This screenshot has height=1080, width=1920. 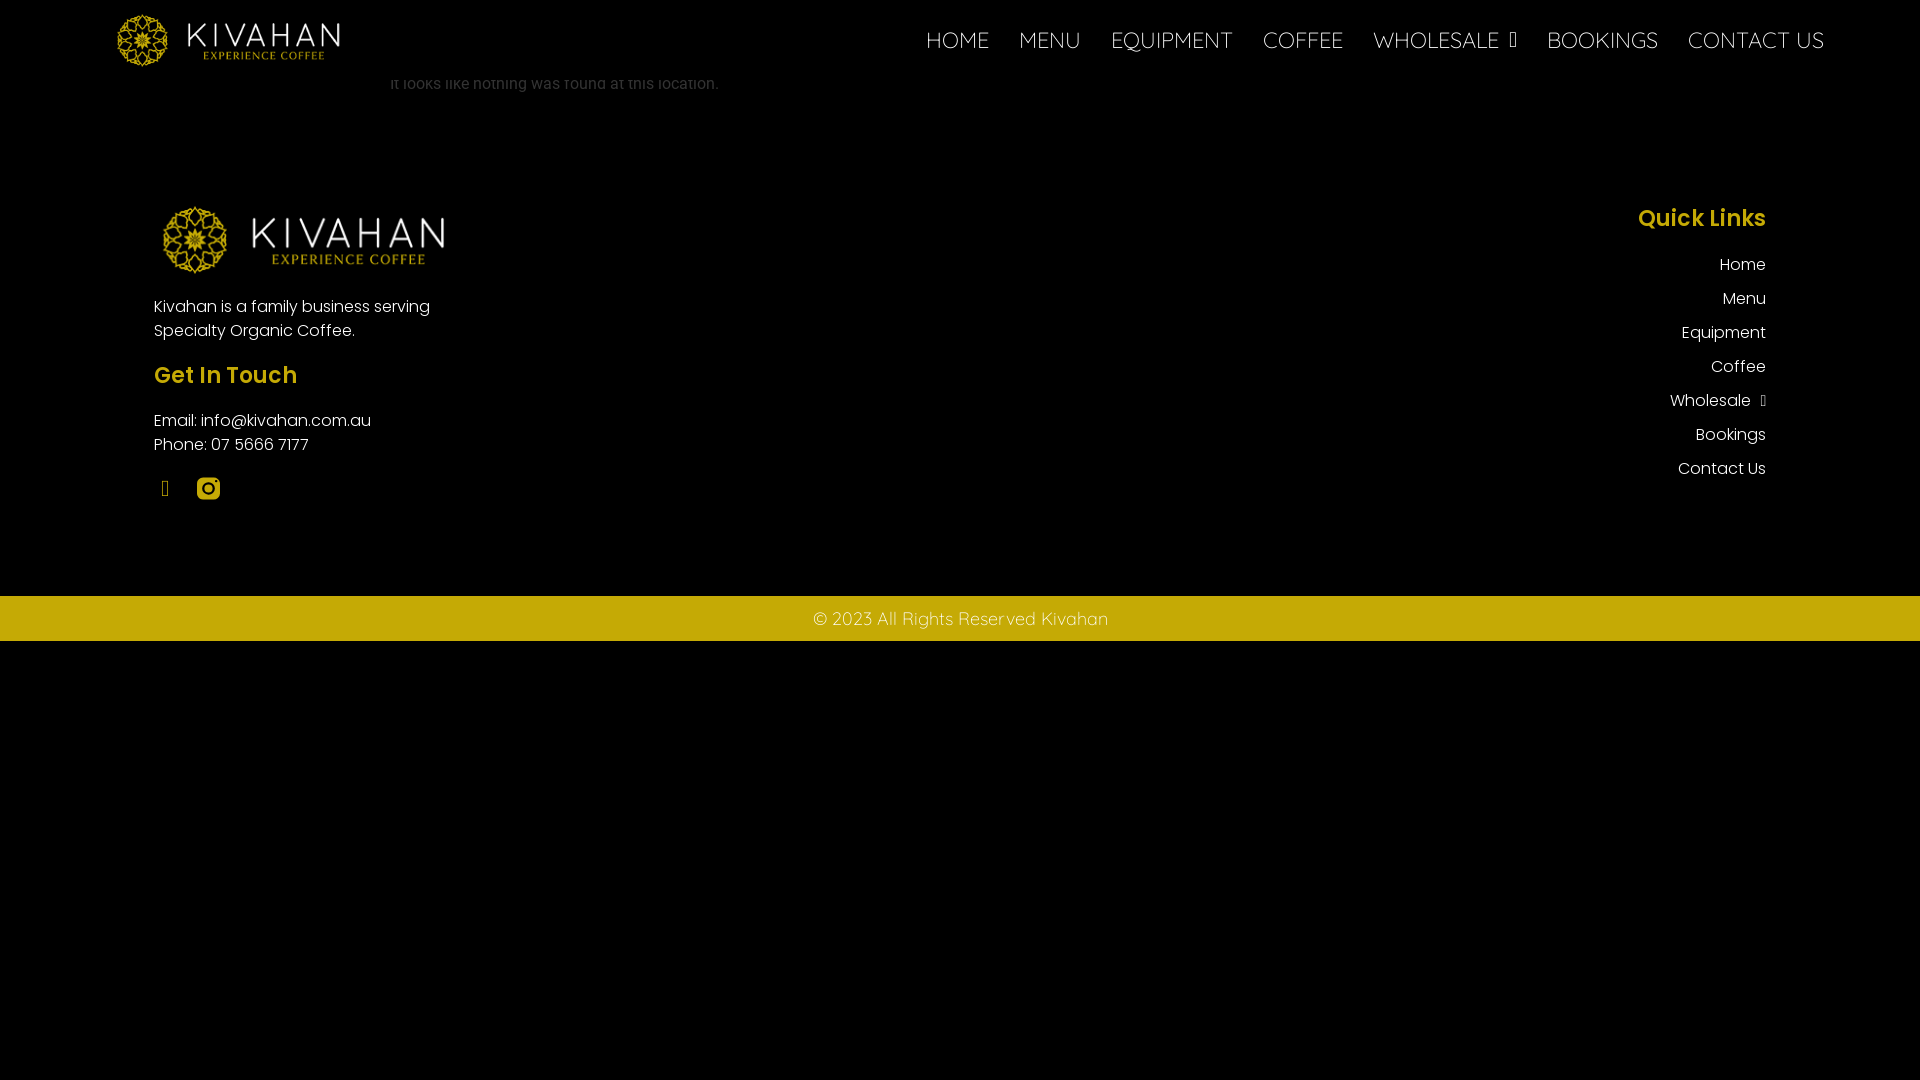 What do you see at coordinates (1717, 469) in the screenshot?
I see `'Contact Us'` at bounding box center [1717, 469].